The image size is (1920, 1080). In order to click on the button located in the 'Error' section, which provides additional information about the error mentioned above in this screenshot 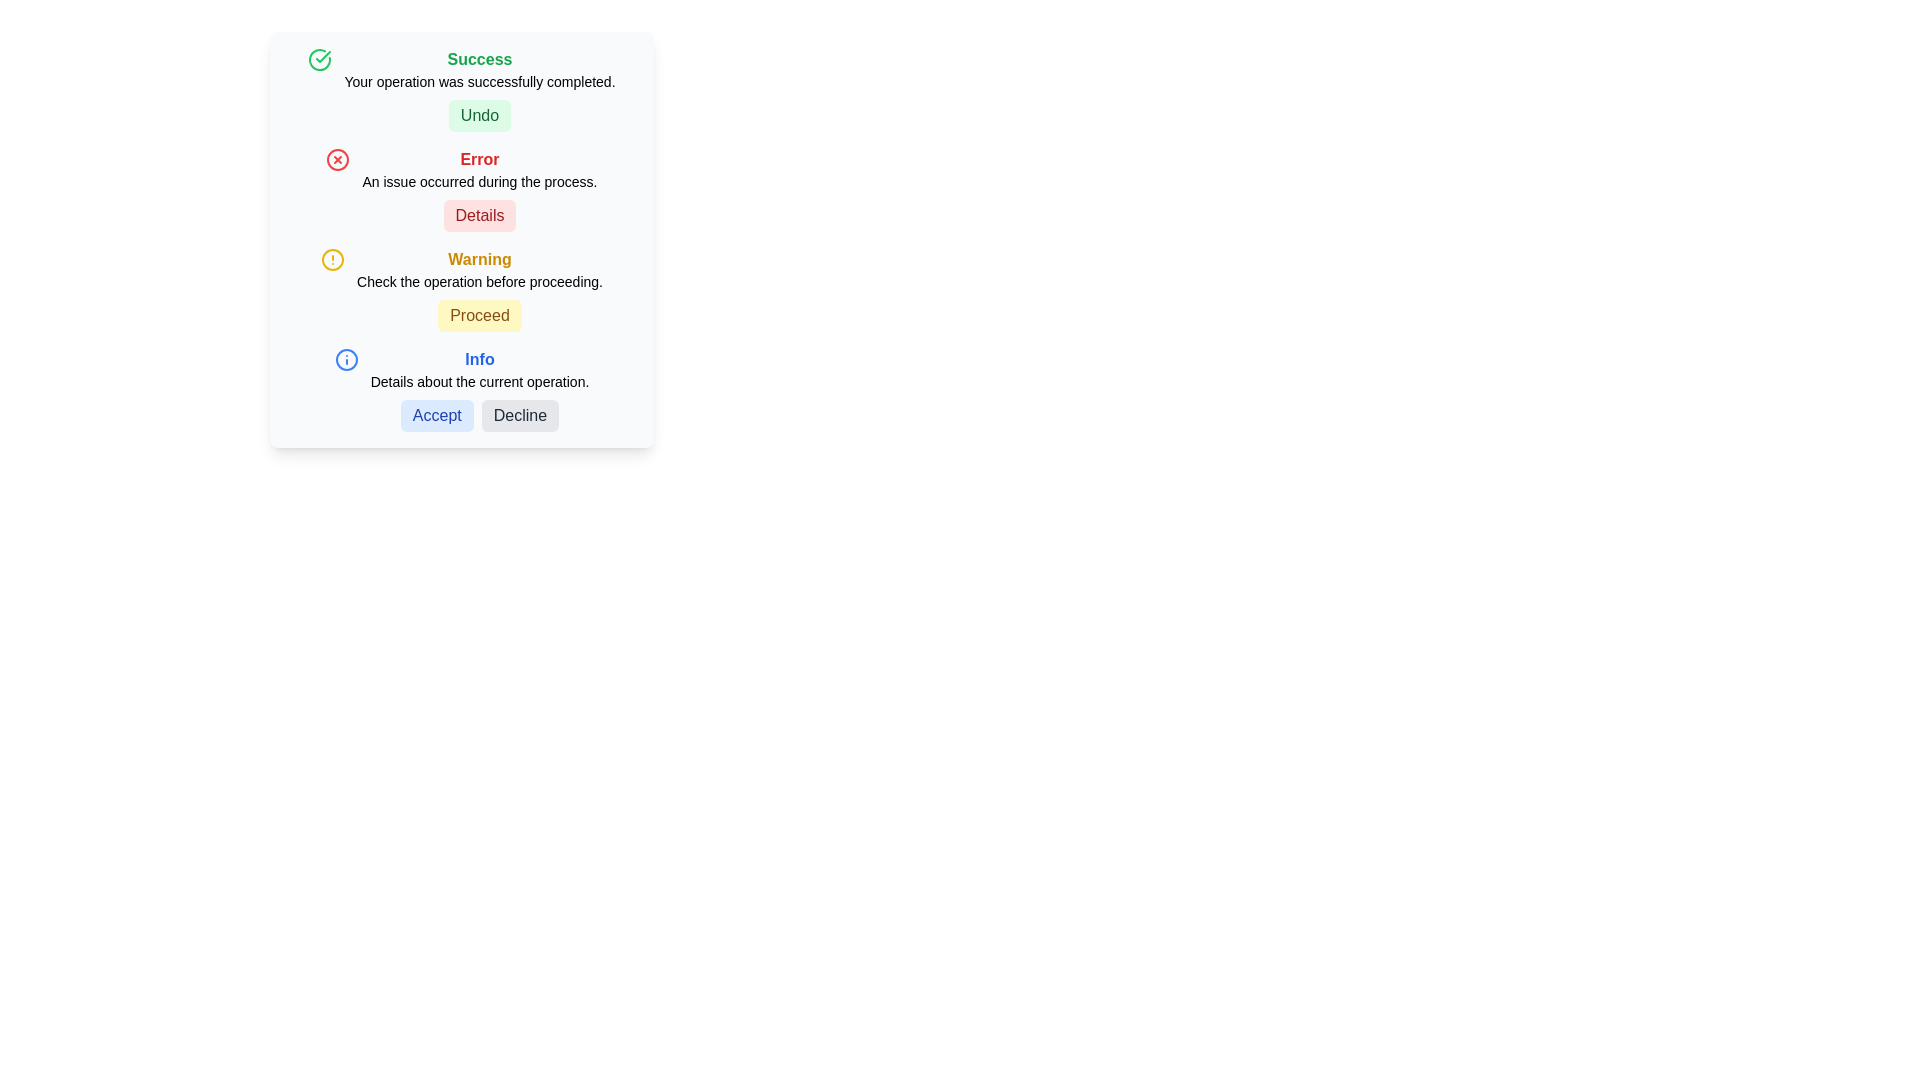, I will do `click(480, 216)`.